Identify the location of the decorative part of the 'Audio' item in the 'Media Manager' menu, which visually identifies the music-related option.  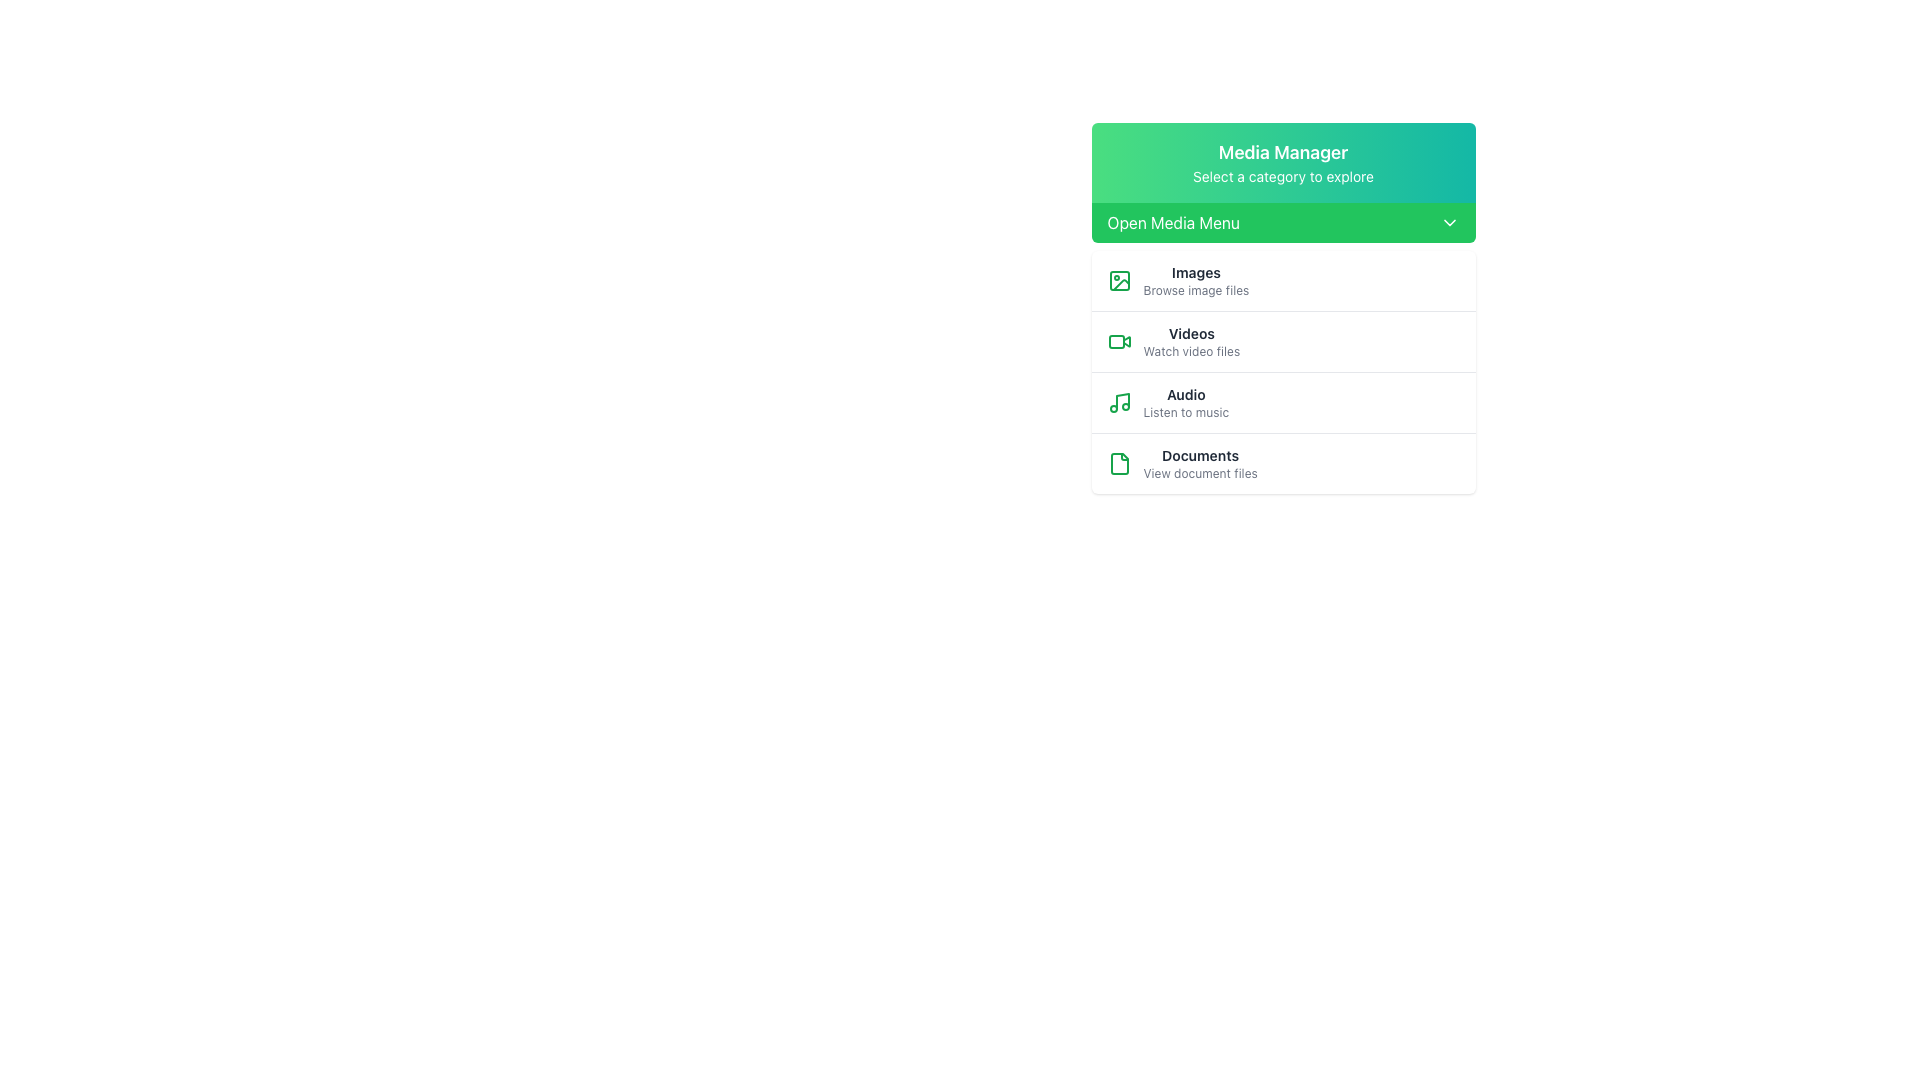
(1122, 401).